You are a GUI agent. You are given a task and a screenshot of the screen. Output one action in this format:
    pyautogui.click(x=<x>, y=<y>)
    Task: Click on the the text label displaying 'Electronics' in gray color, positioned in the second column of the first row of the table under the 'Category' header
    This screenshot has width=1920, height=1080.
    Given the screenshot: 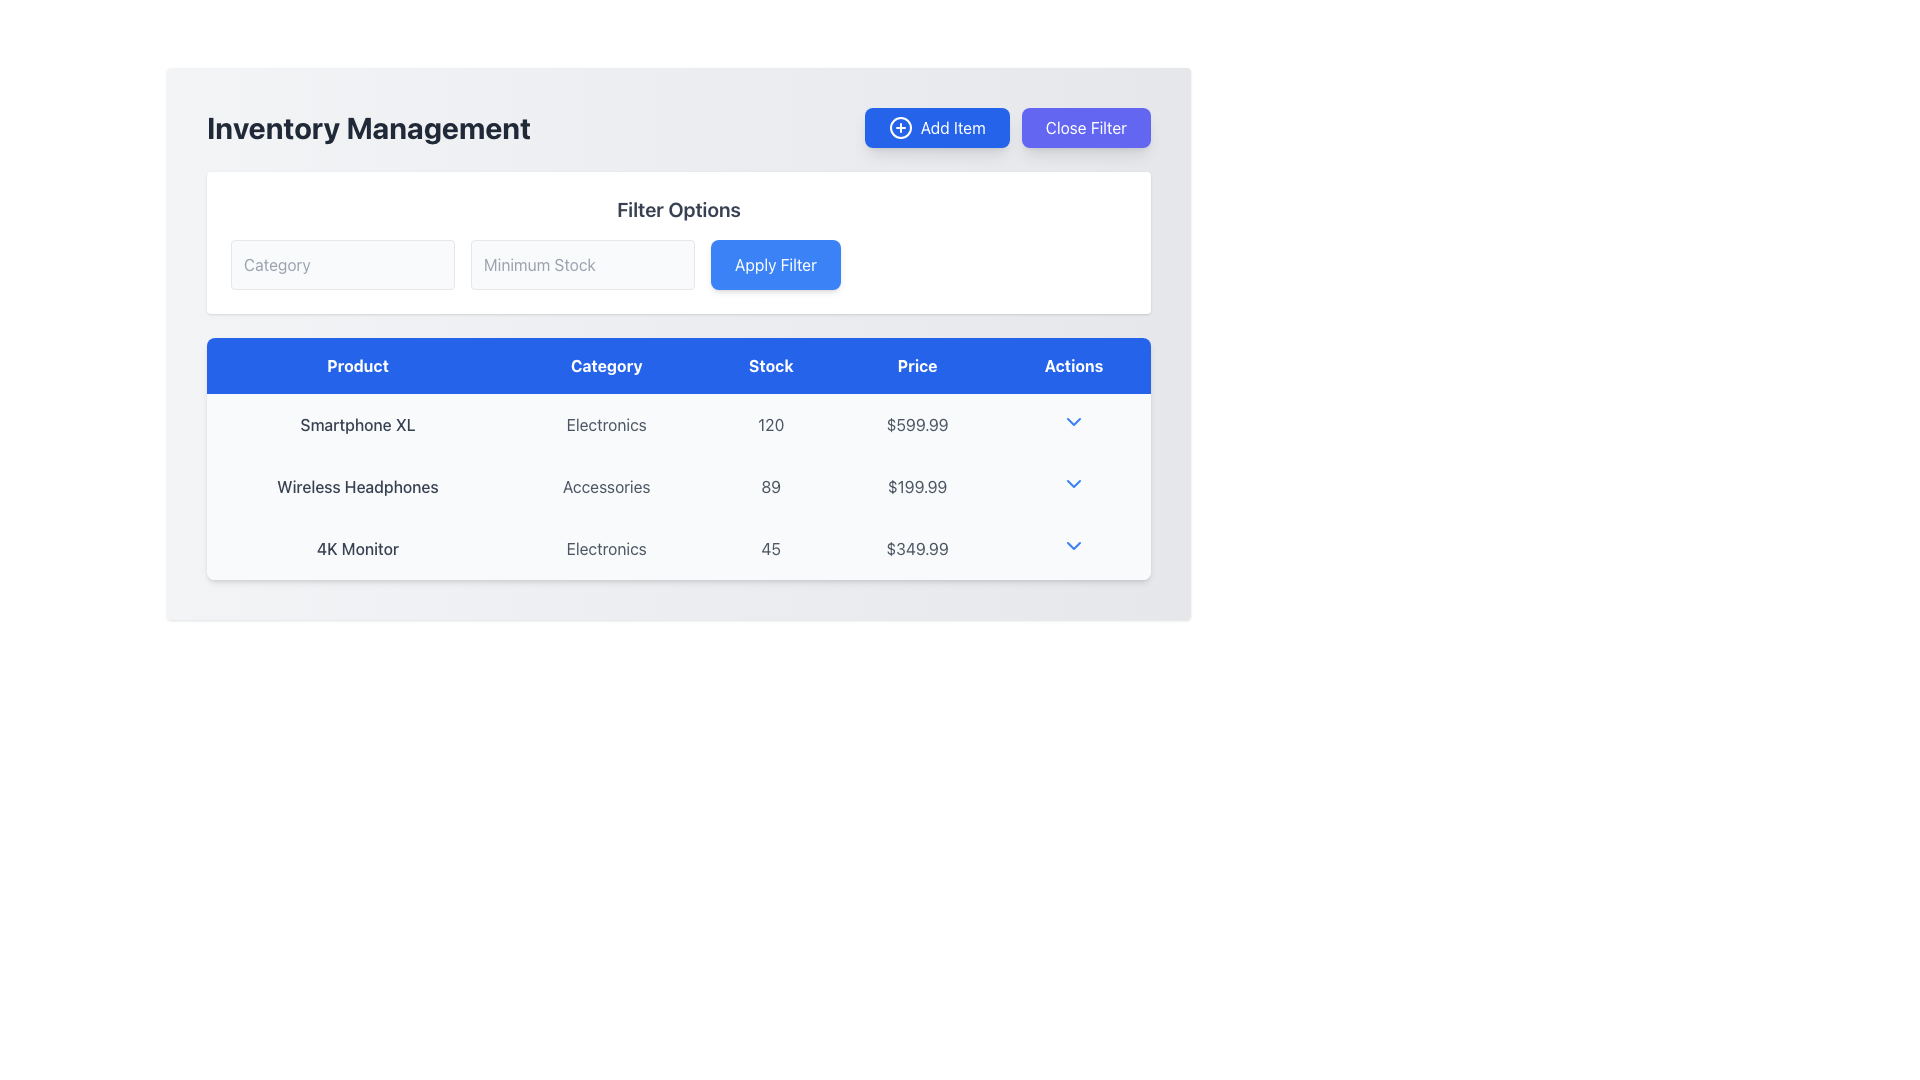 What is the action you would take?
    pyautogui.click(x=605, y=423)
    